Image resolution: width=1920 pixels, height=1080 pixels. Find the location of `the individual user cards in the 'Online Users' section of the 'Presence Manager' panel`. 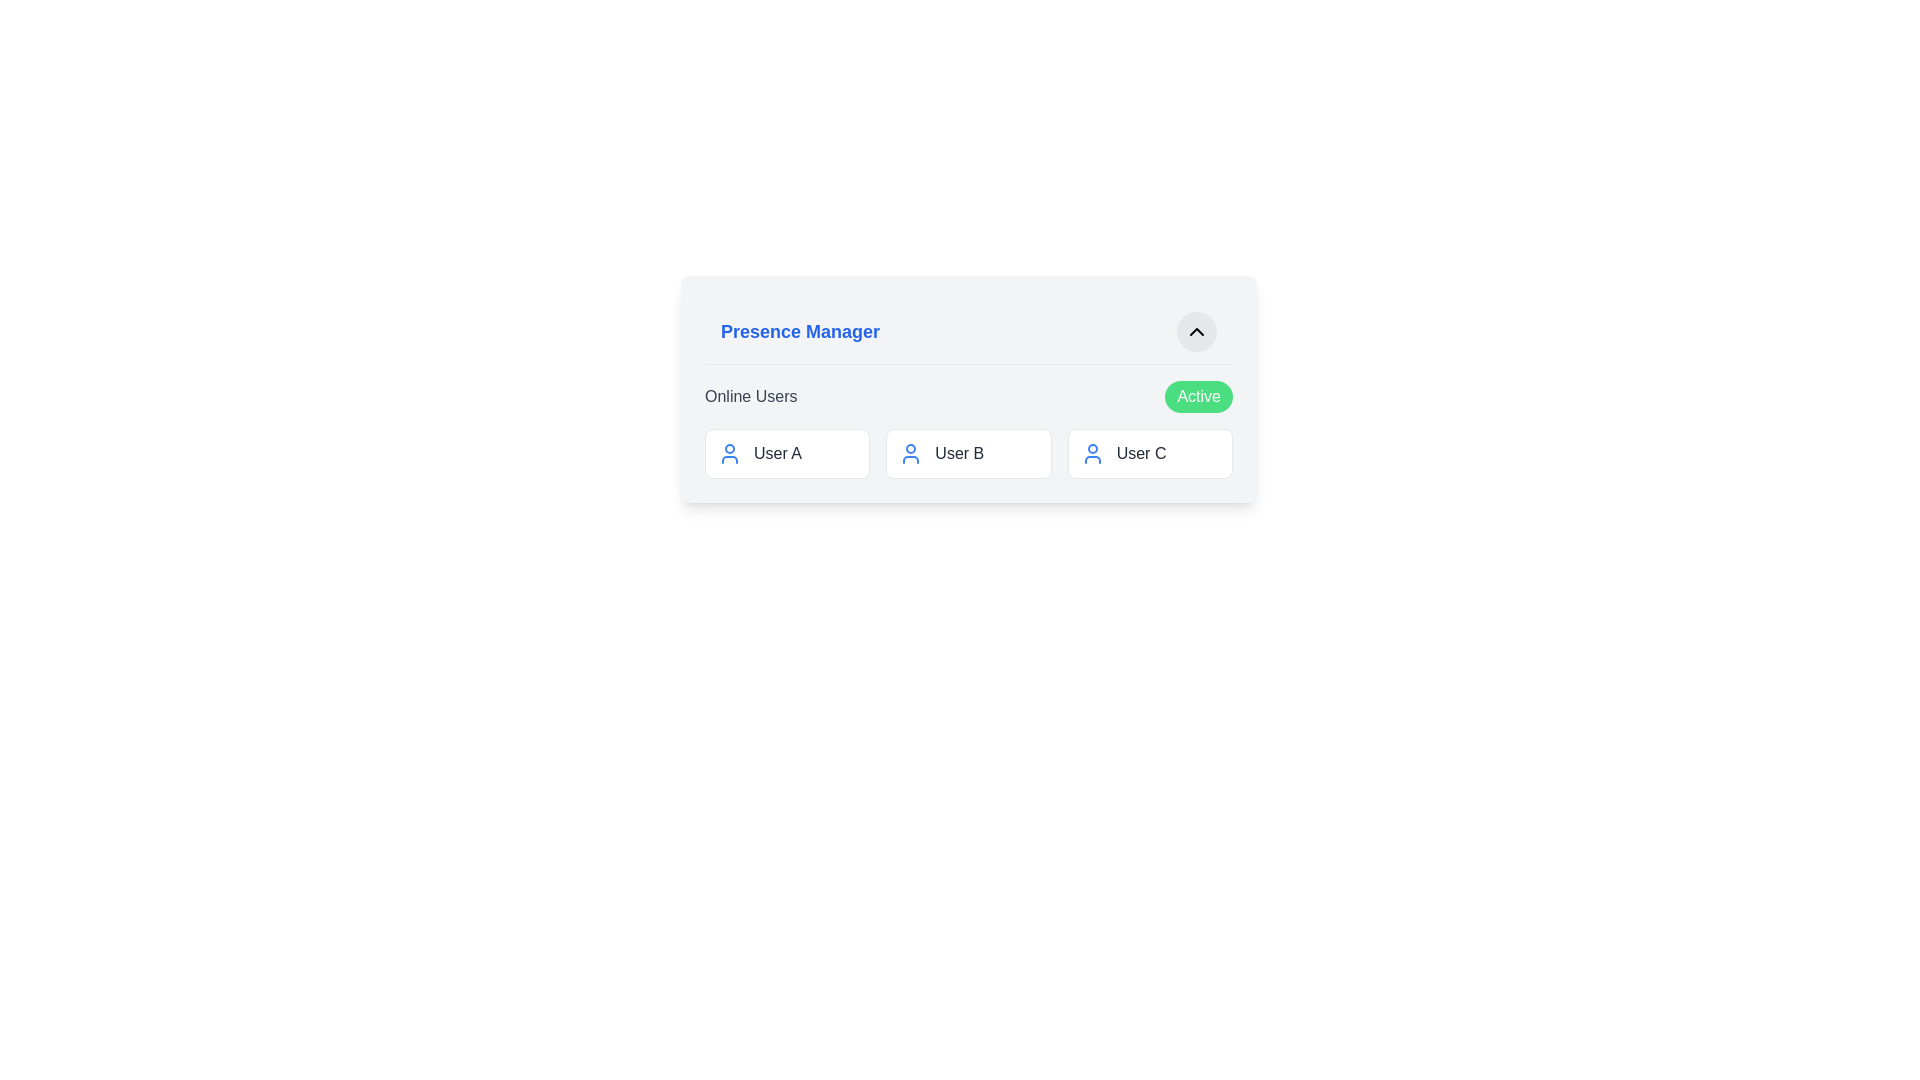

the individual user cards in the 'Online Users' section of the 'Presence Manager' panel is located at coordinates (969, 428).